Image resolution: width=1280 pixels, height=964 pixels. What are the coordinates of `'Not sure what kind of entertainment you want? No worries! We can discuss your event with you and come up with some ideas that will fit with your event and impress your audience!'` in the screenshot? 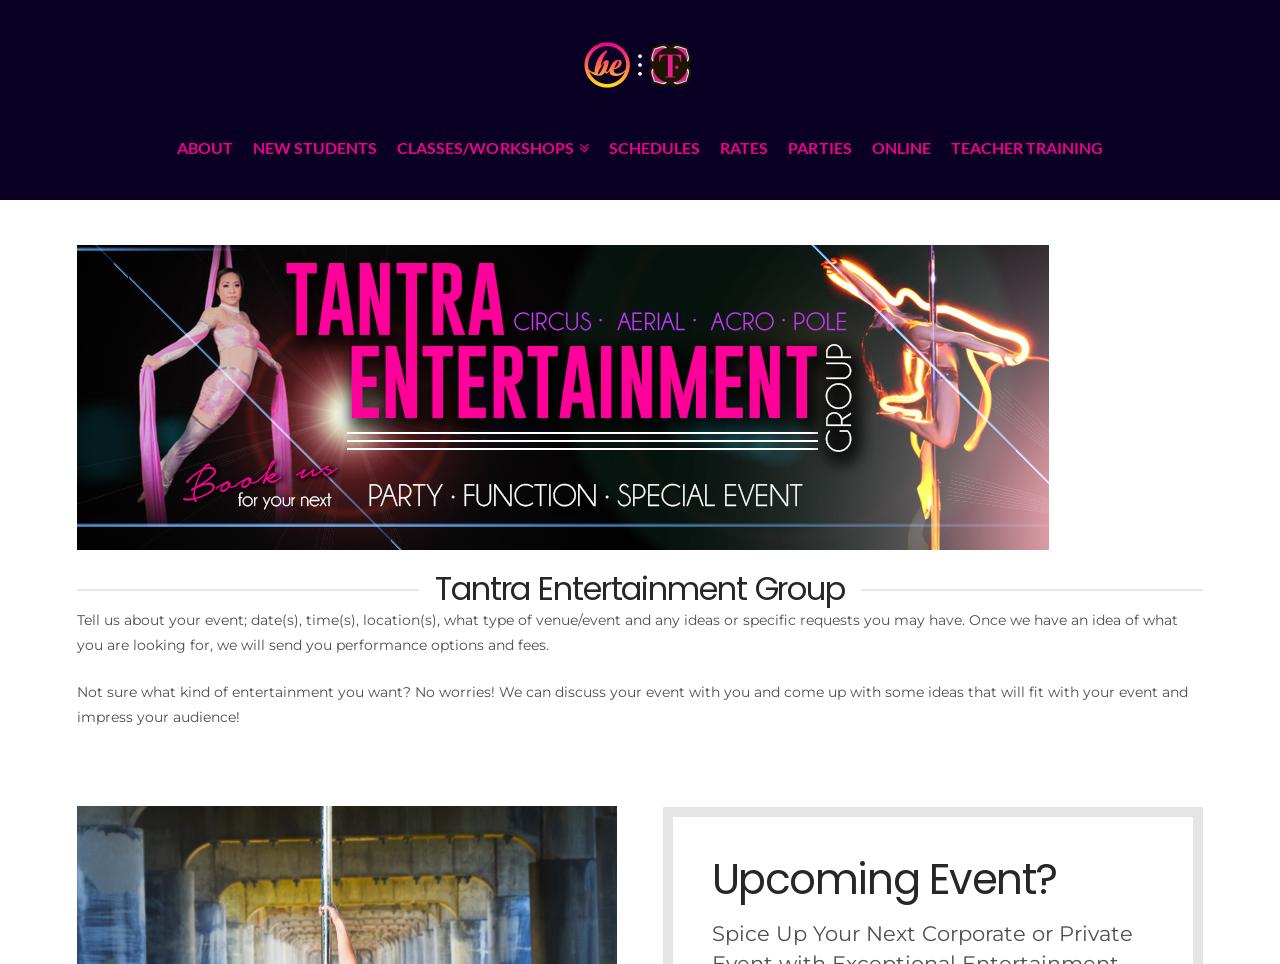 It's located at (76, 703).